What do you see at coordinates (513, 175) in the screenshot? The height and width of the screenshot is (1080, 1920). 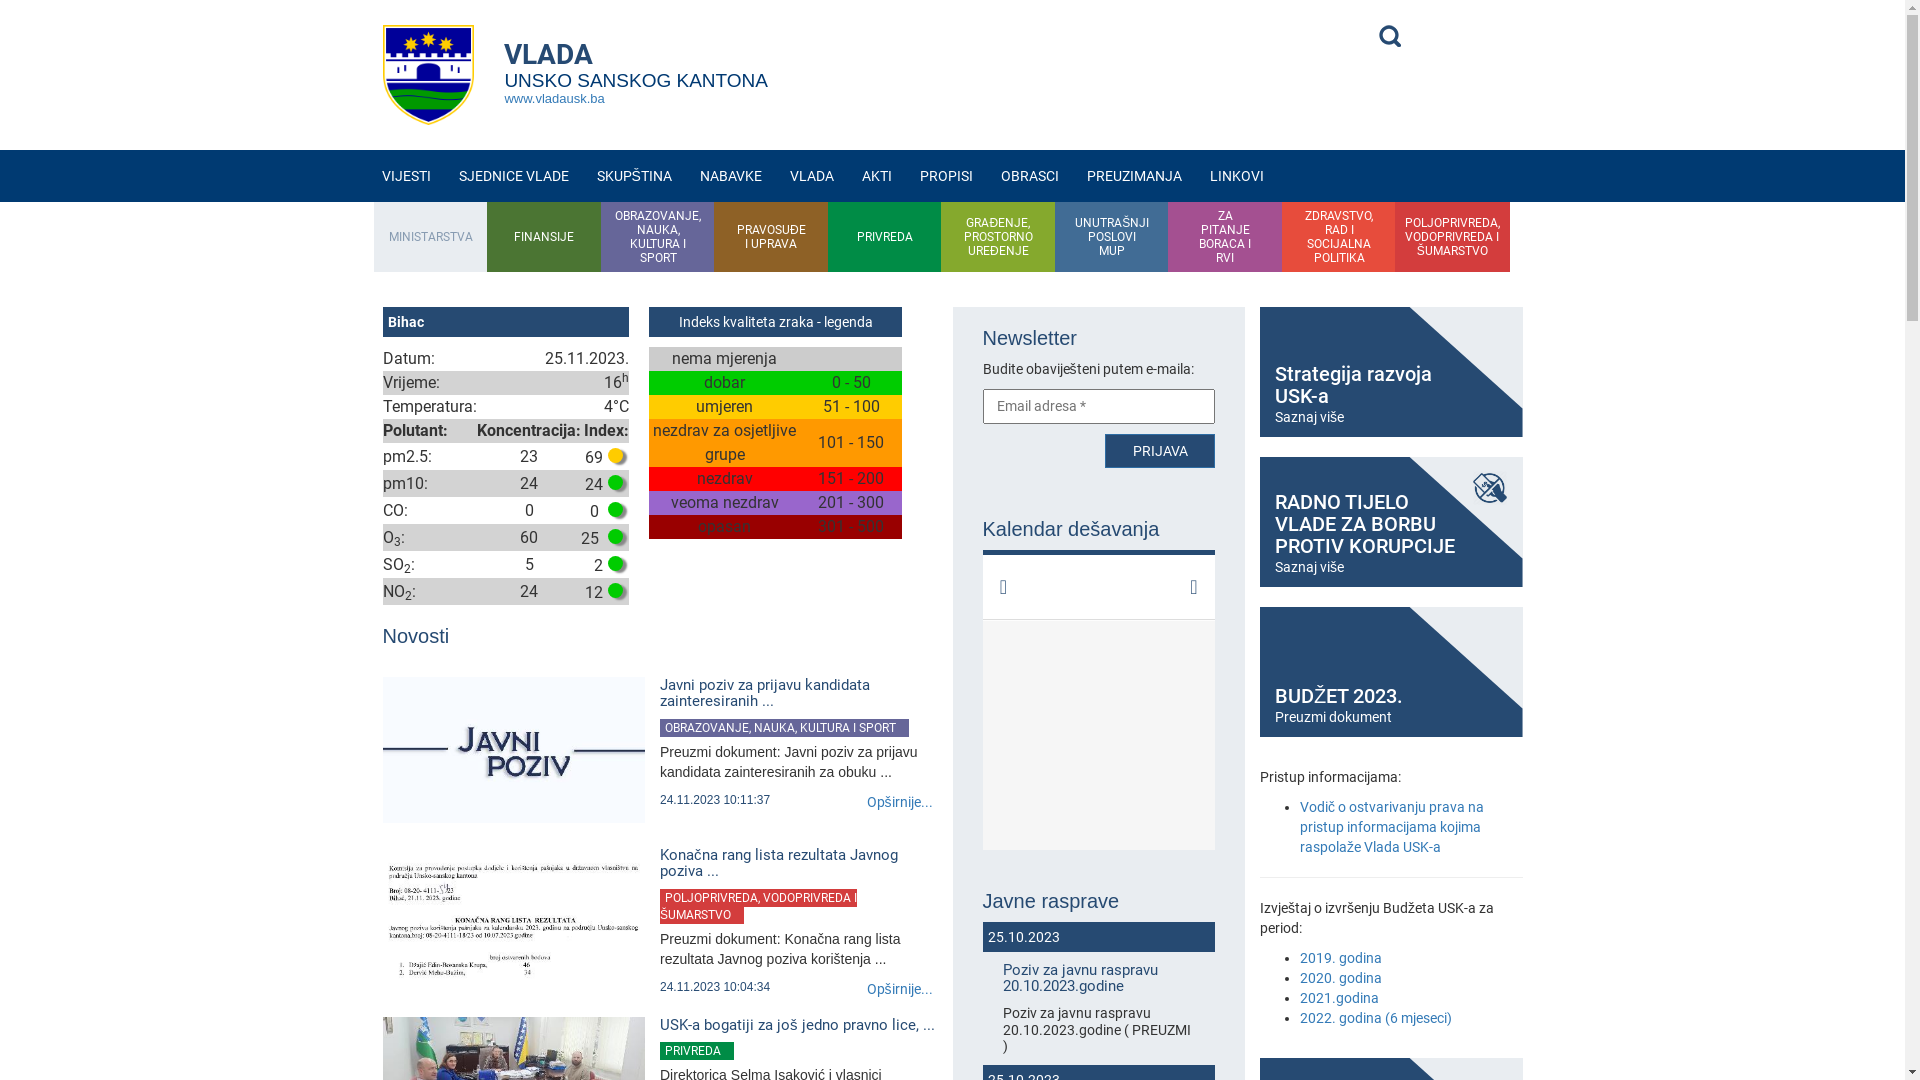 I see `'SJEDNICE VLADE'` at bounding box center [513, 175].